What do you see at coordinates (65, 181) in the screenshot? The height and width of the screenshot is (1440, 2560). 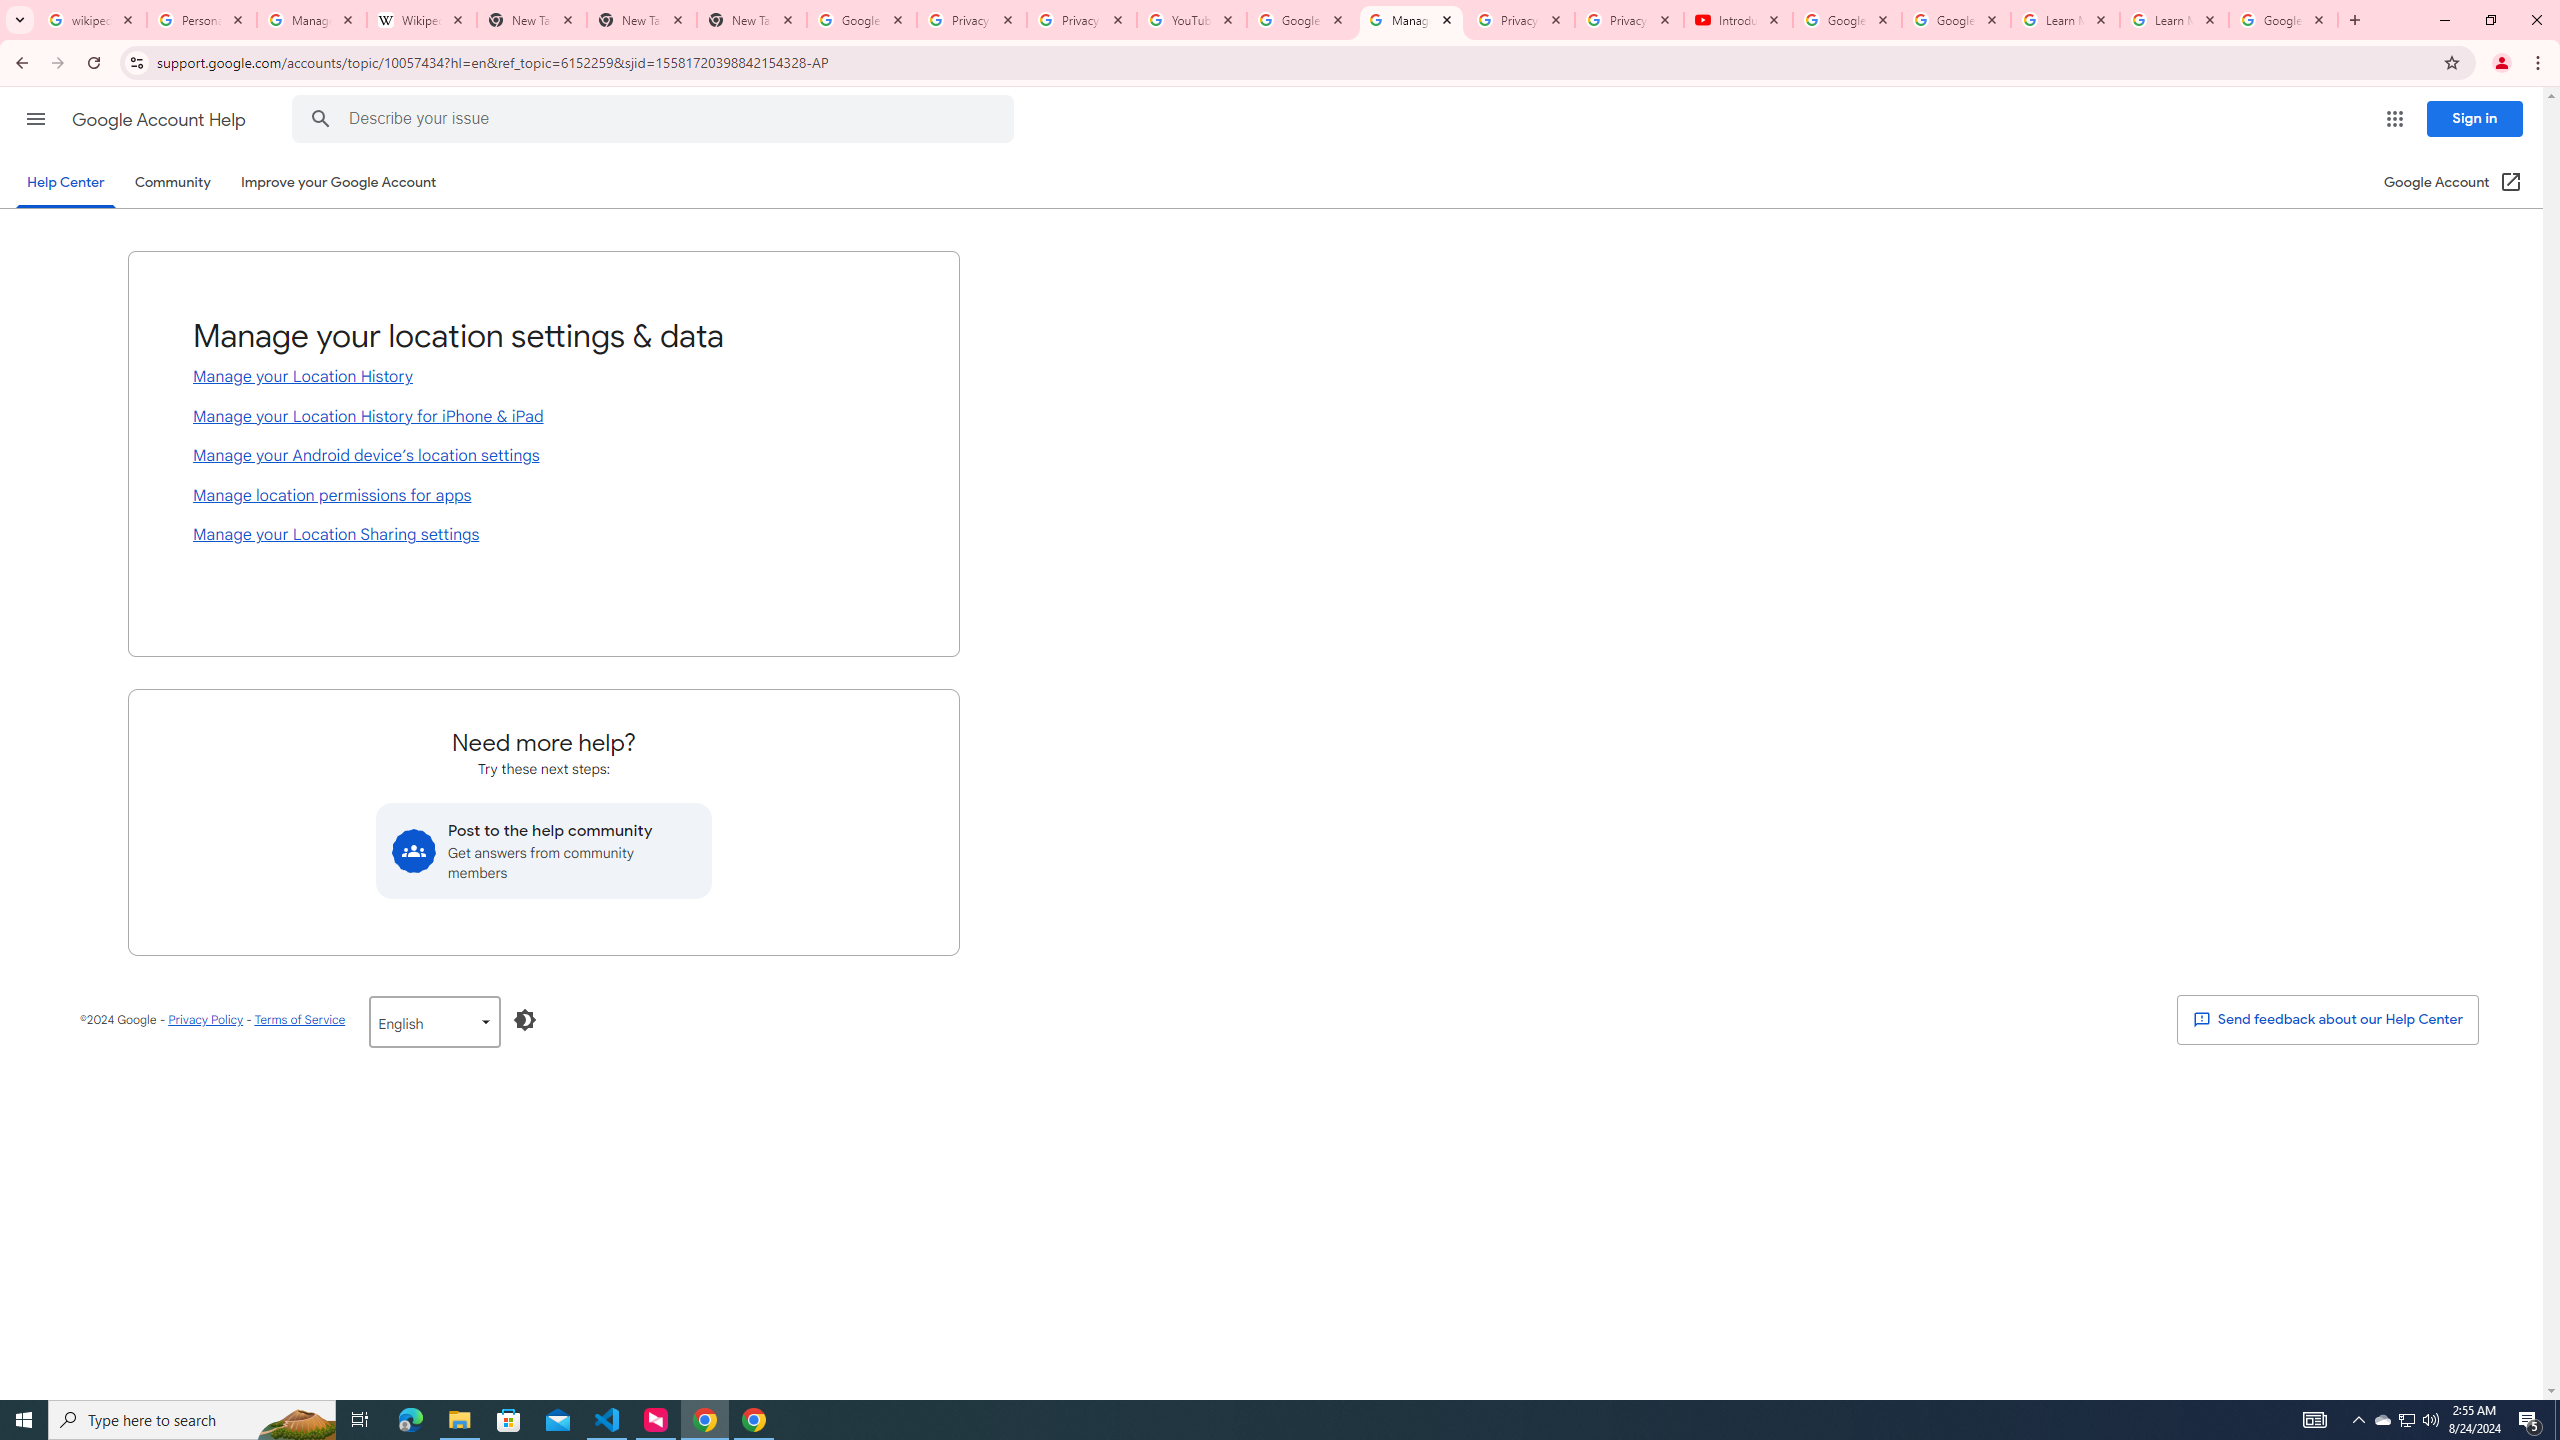 I see `'Help Center'` at bounding box center [65, 181].